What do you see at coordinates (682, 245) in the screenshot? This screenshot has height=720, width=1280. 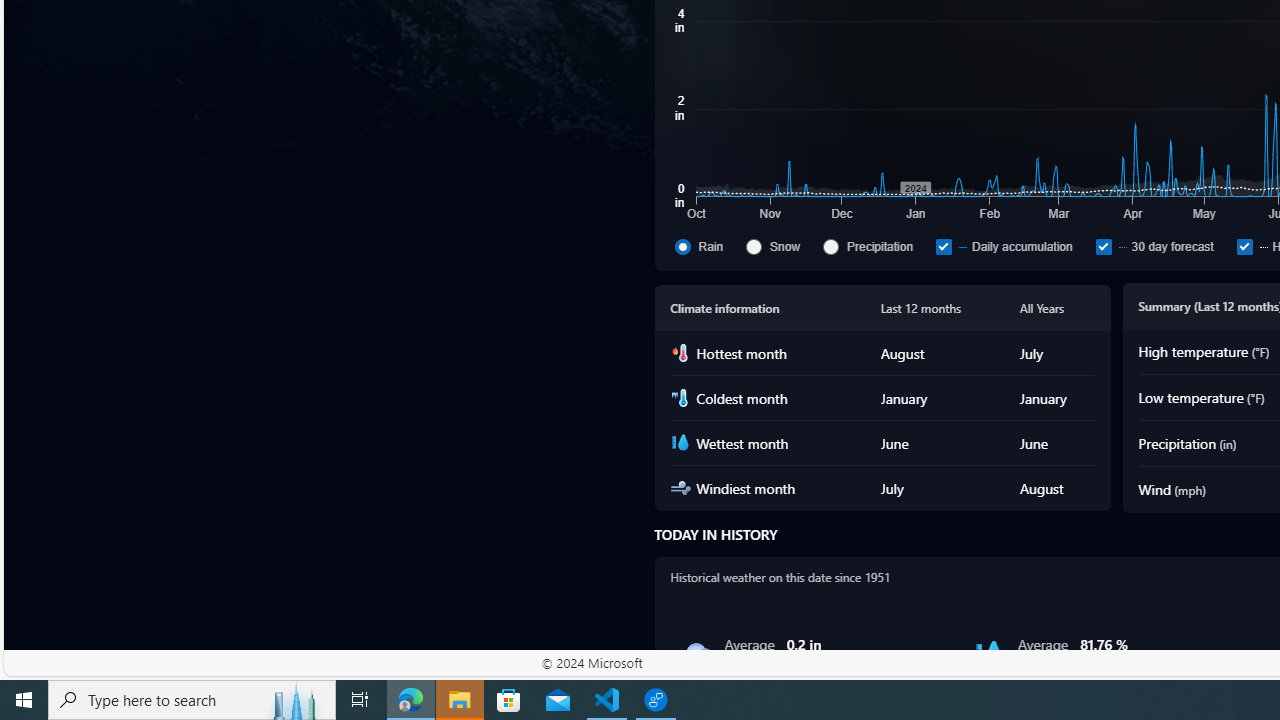 I see `'Rain'` at bounding box center [682, 245].